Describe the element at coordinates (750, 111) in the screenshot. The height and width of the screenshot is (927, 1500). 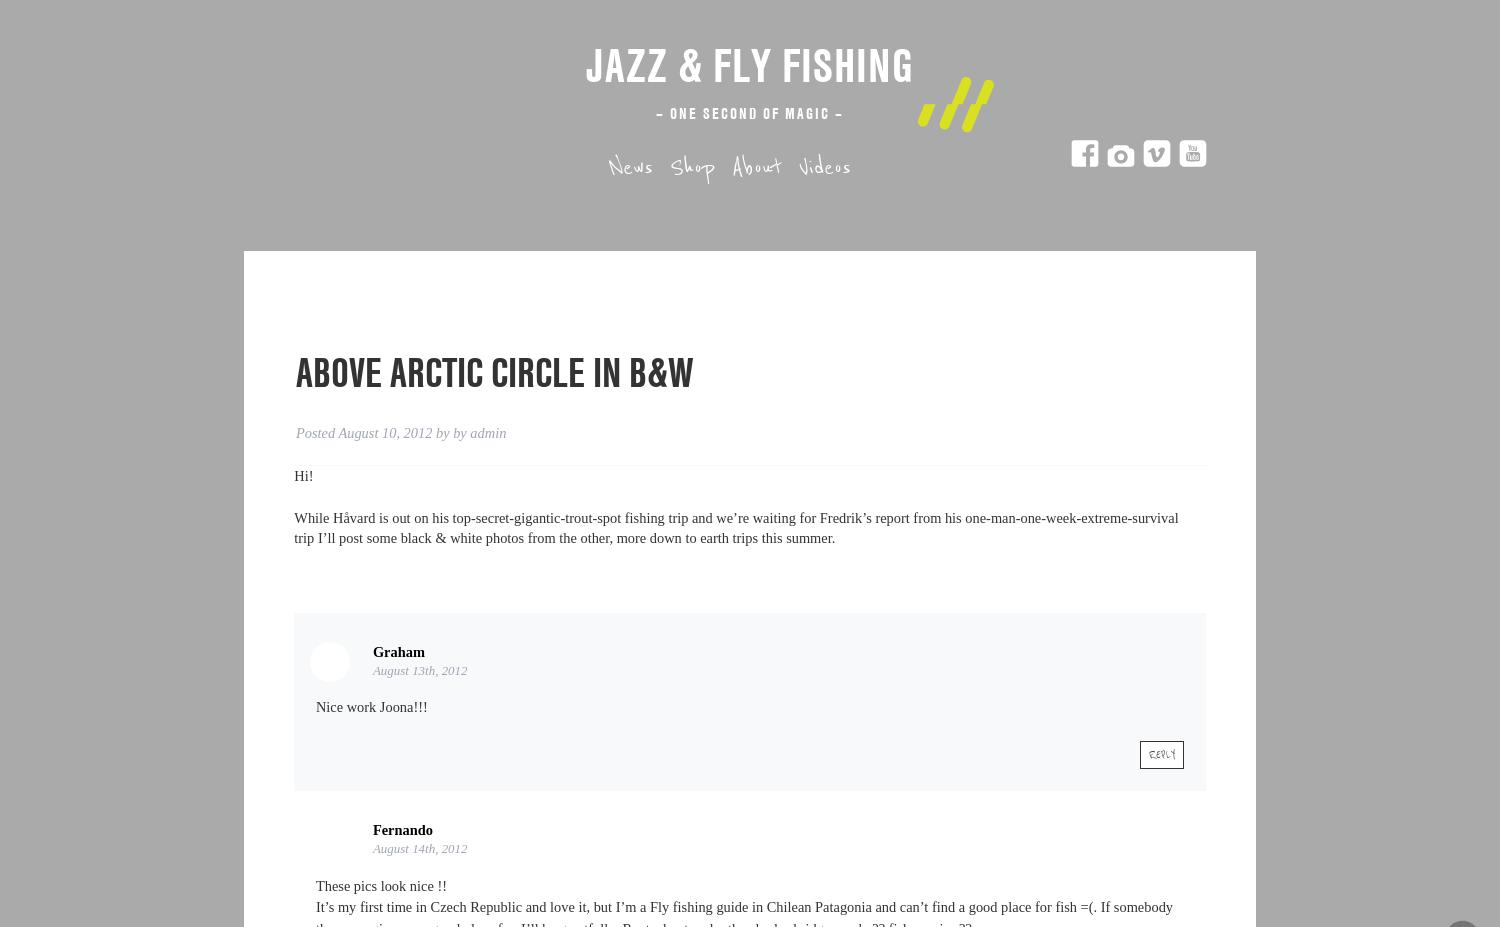
I see `'– One second of magic –'` at that location.